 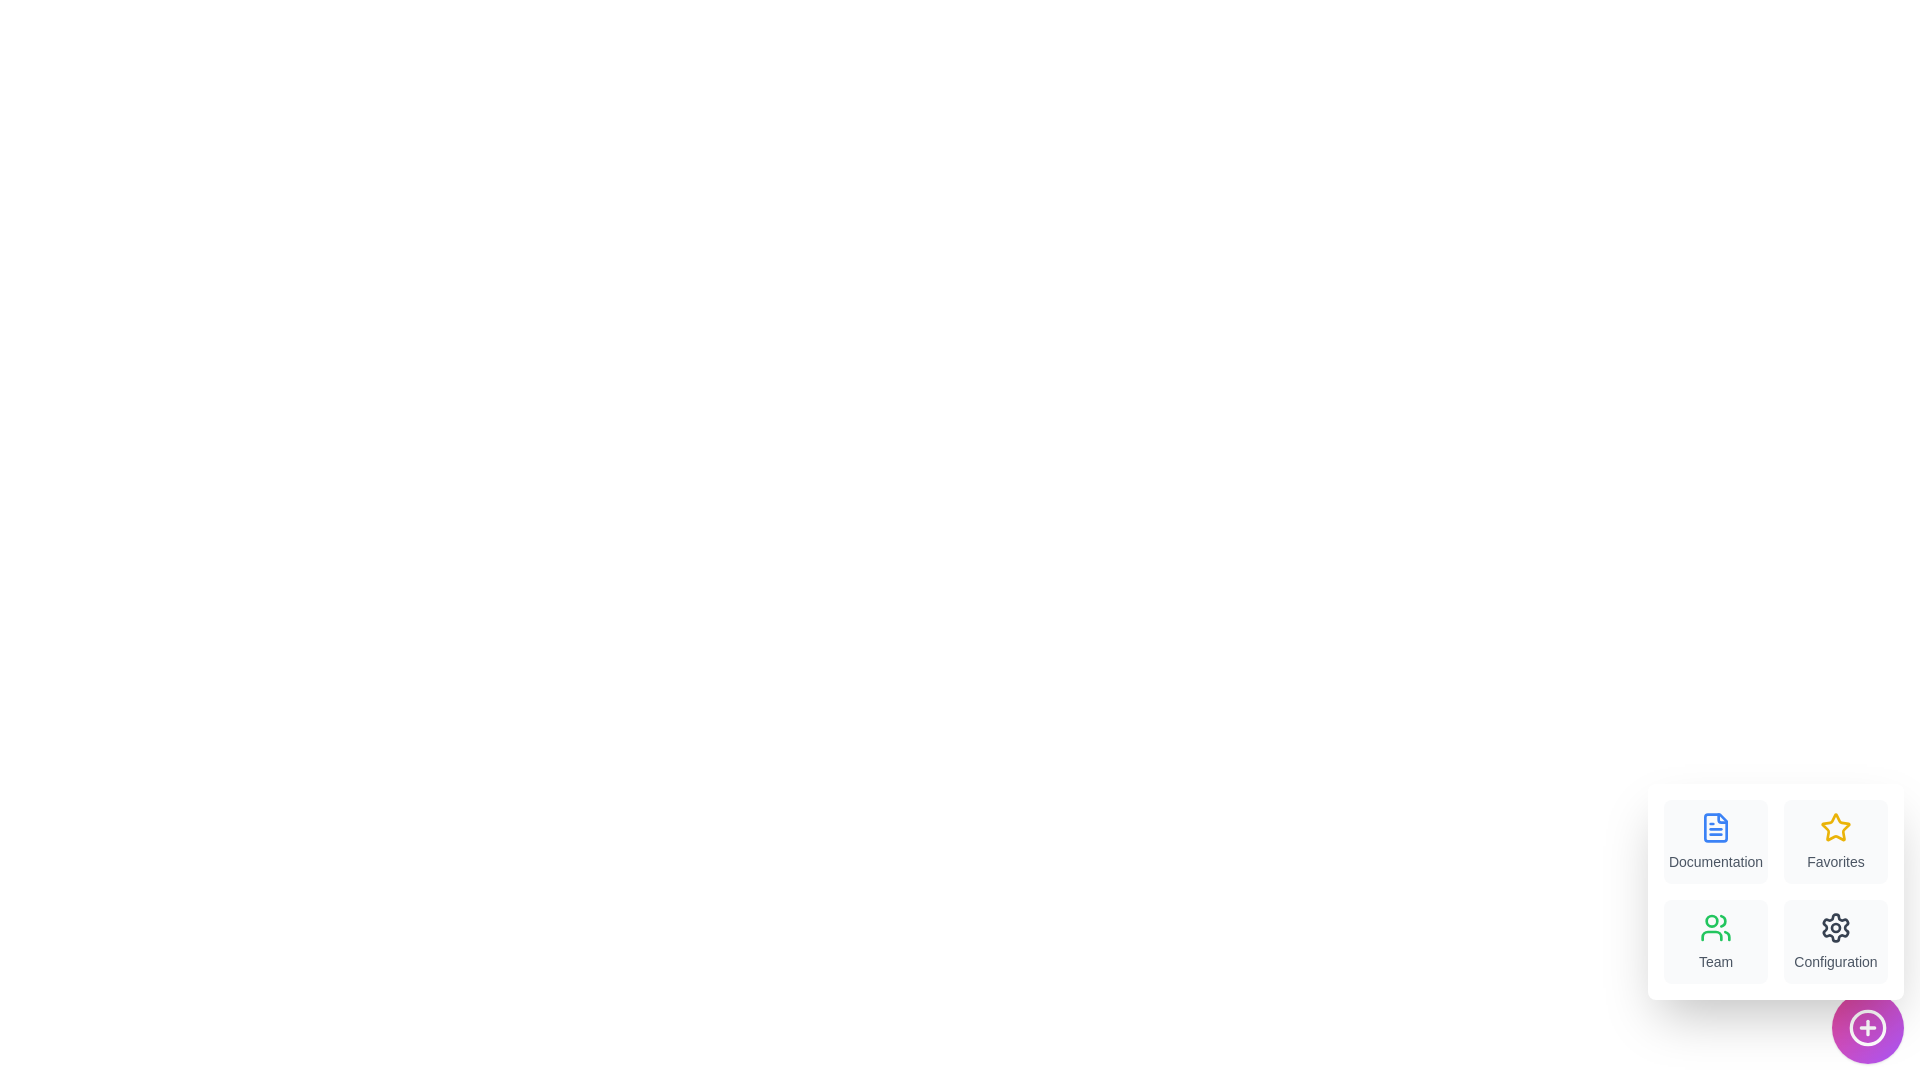 I want to click on the menu item labeled Documentation to trigger its associated action, so click(x=1715, y=841).